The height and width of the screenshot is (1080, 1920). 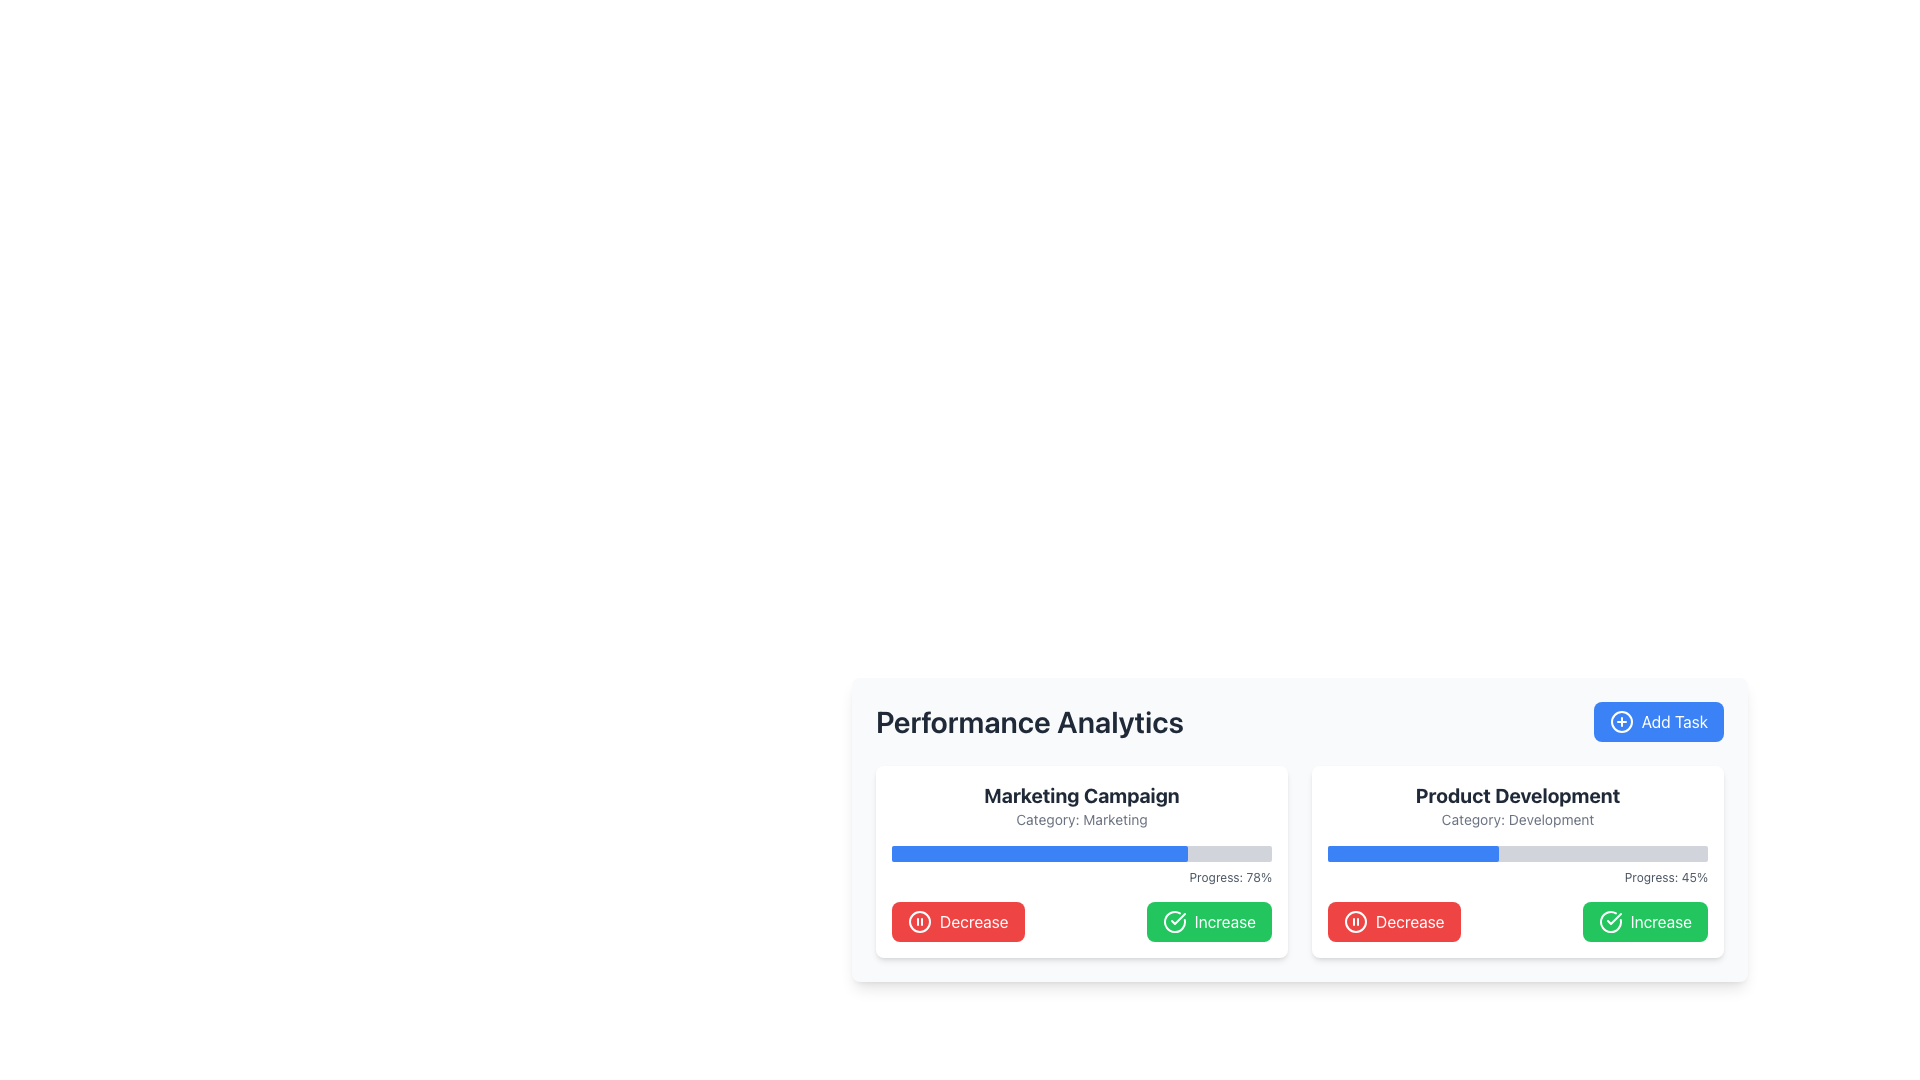 I want to click on the text label that indicates the category of the corresponding campaign, located directly under the title 'Marketing Campaign' and above the progress bar, so click(x=1080, y=820).